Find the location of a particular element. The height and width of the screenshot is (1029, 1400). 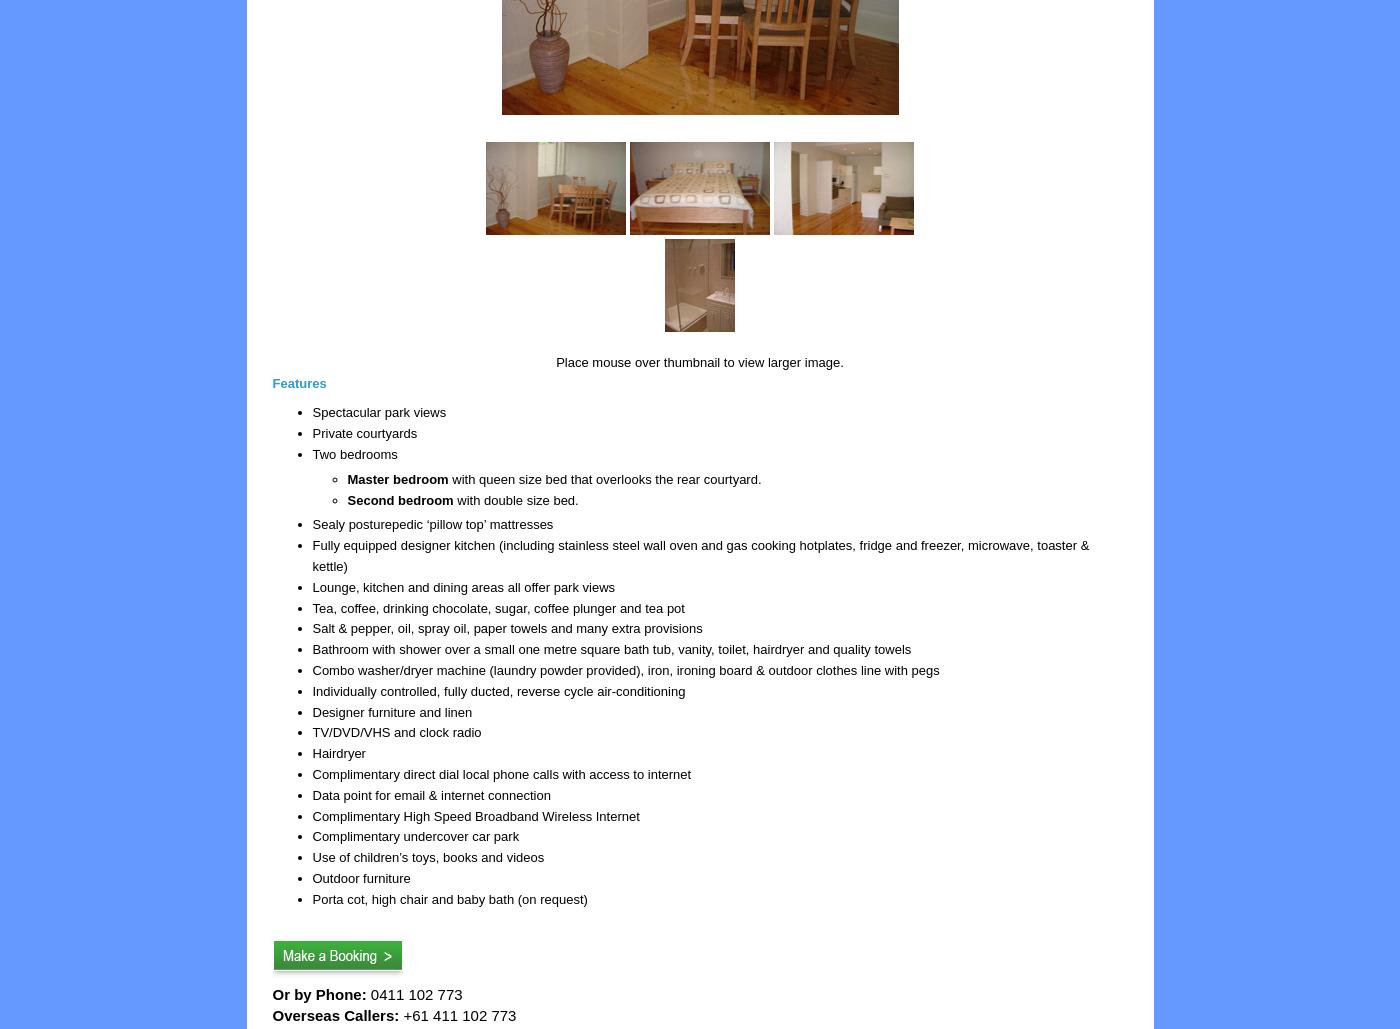

'Spectacular park views' is located at coordinates (378, 411).